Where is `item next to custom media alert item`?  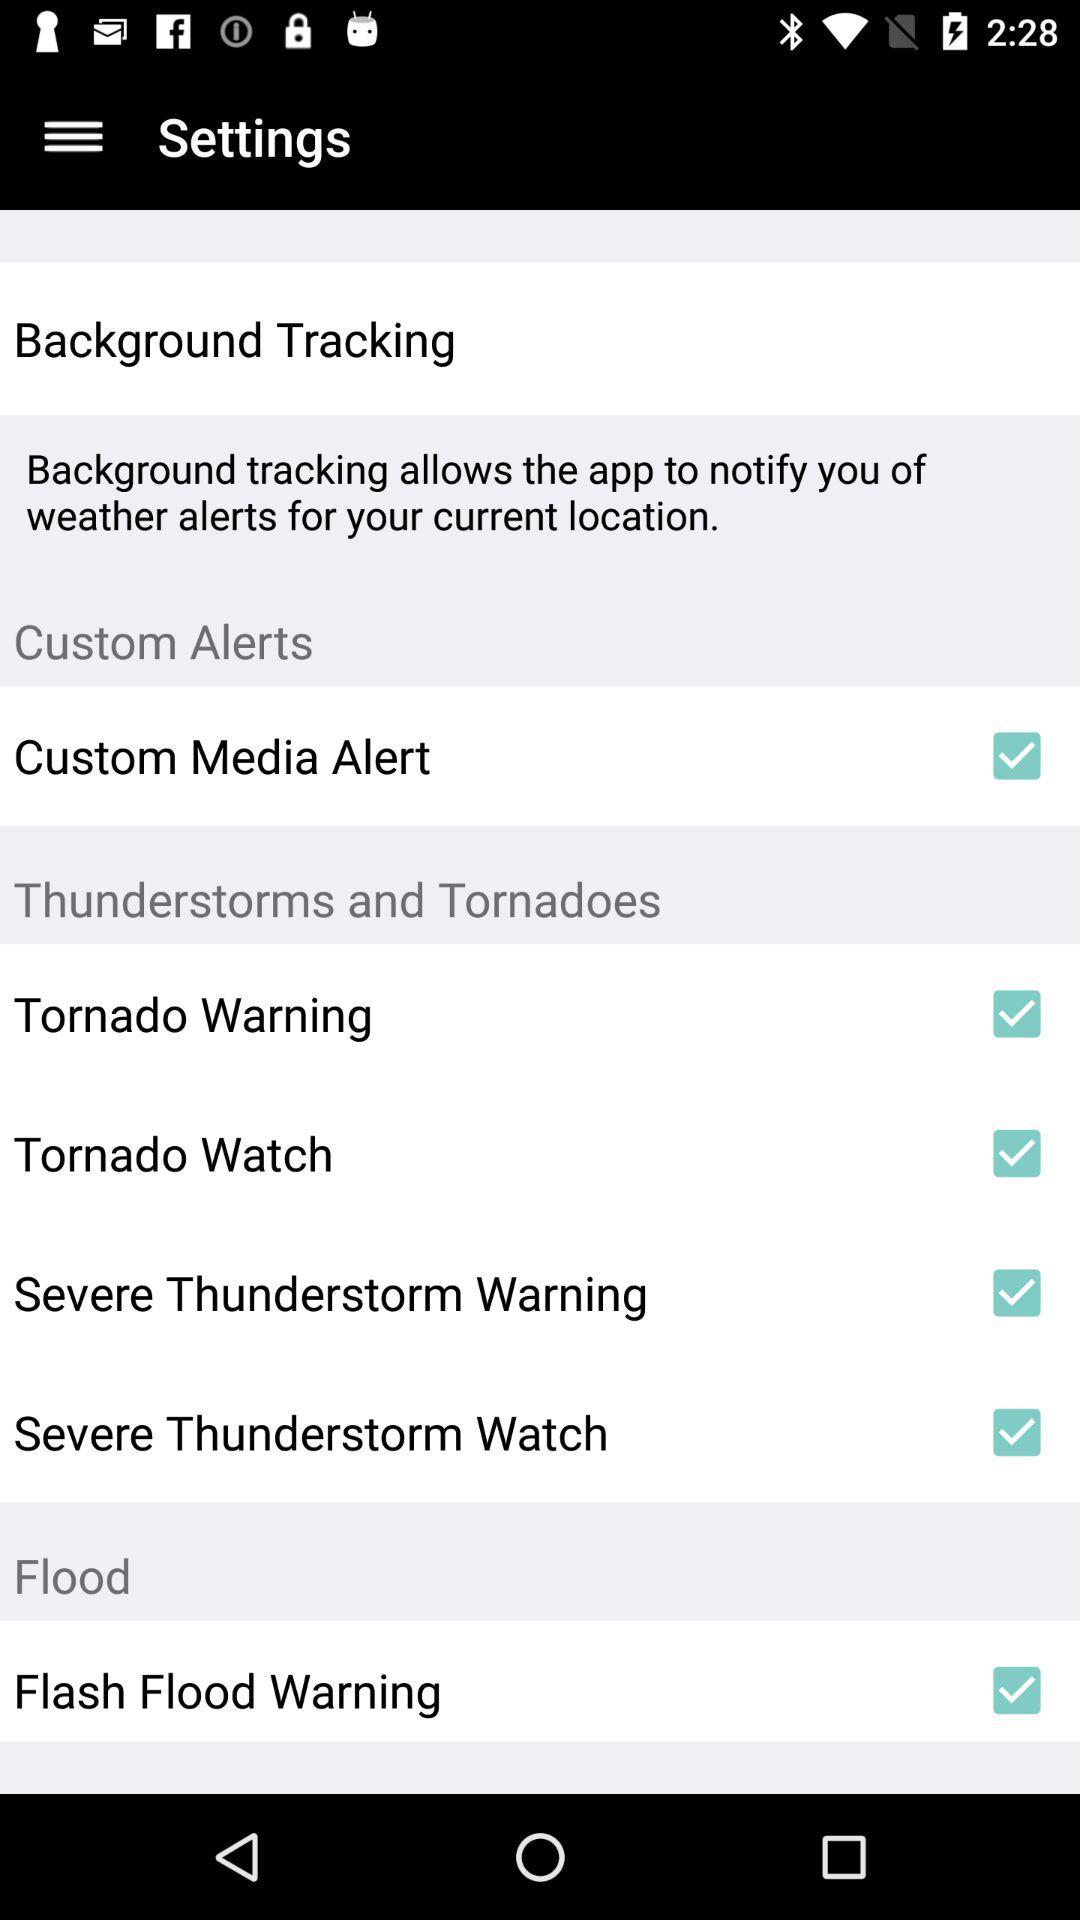
item next to custom media alert item is located at coordinates (1017, 754).